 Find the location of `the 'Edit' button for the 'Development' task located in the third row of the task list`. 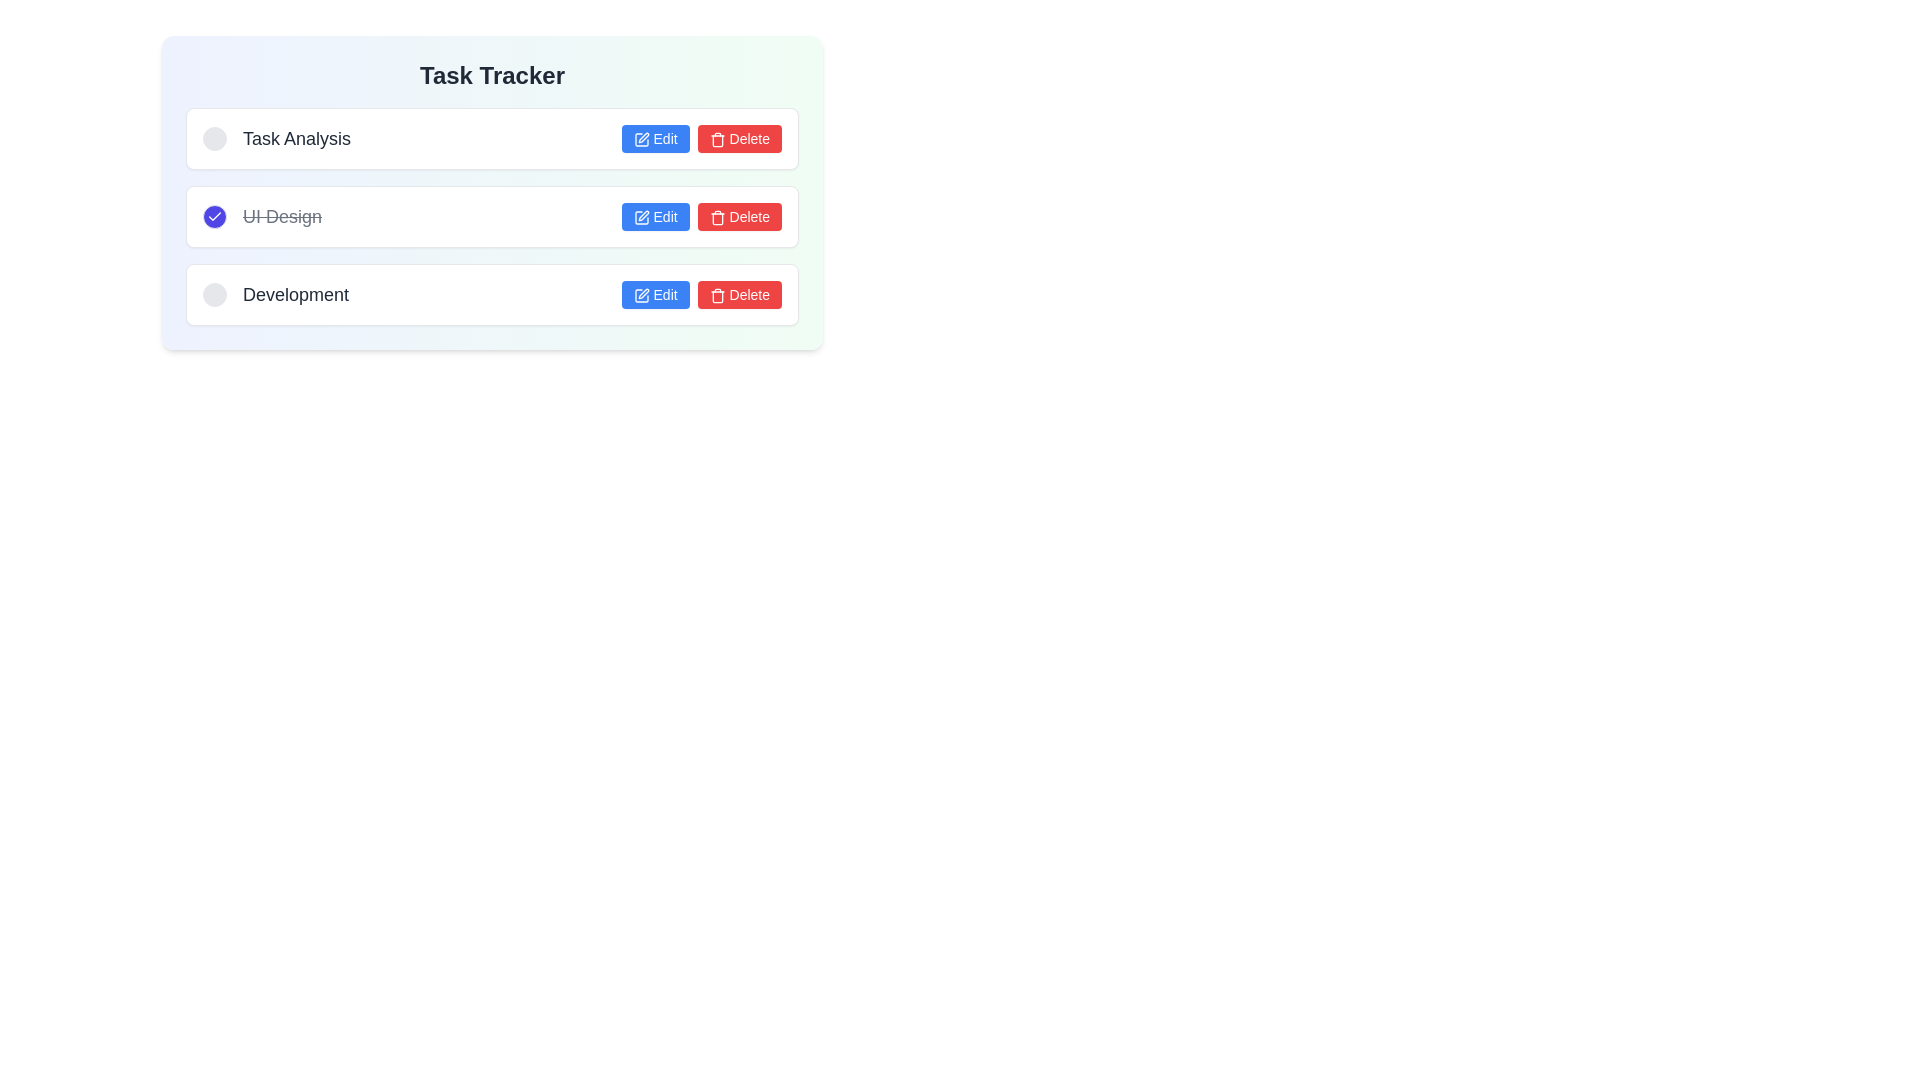

the 'Edit' button for the 'Development' task located in the third row of the task list is located at coordinates (655, 294).